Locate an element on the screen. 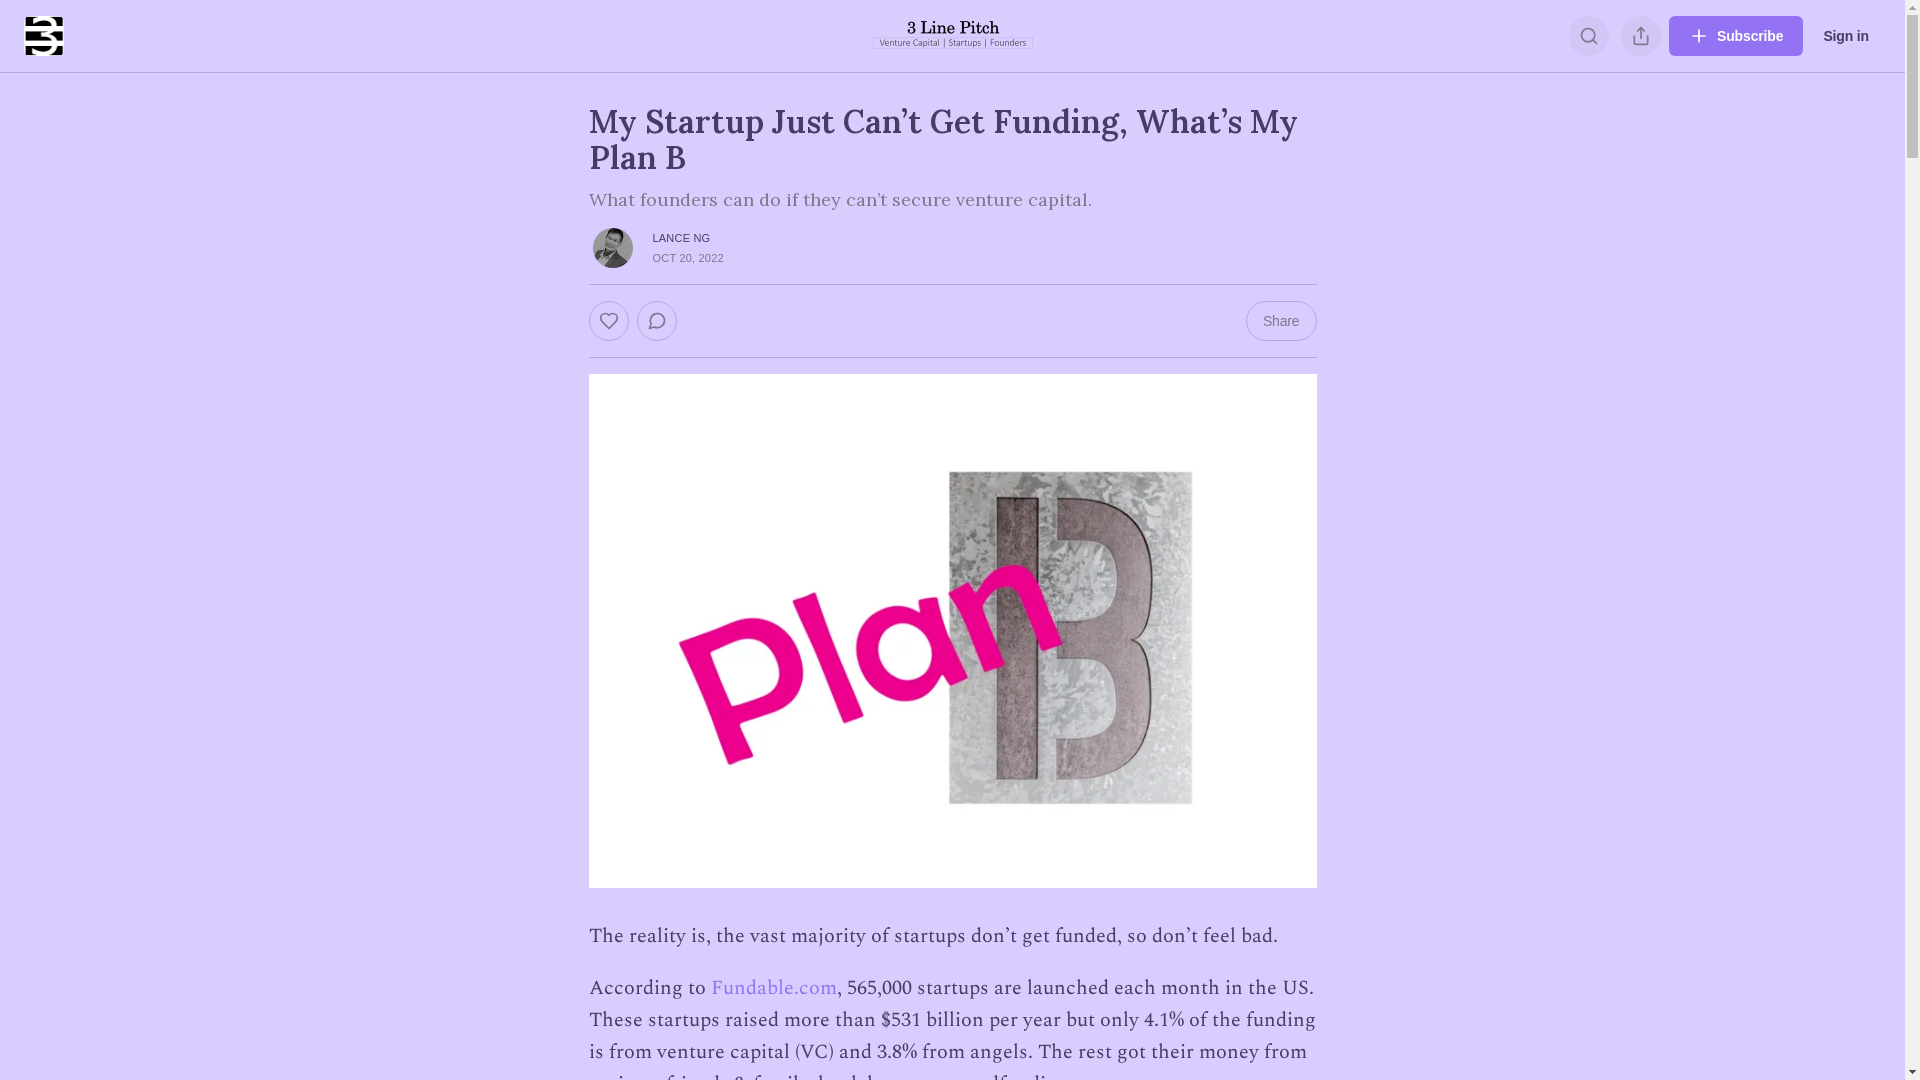 The height and width of the screenshot is (1080, 1920). 'Share' is located at coordinates (1245, 319).